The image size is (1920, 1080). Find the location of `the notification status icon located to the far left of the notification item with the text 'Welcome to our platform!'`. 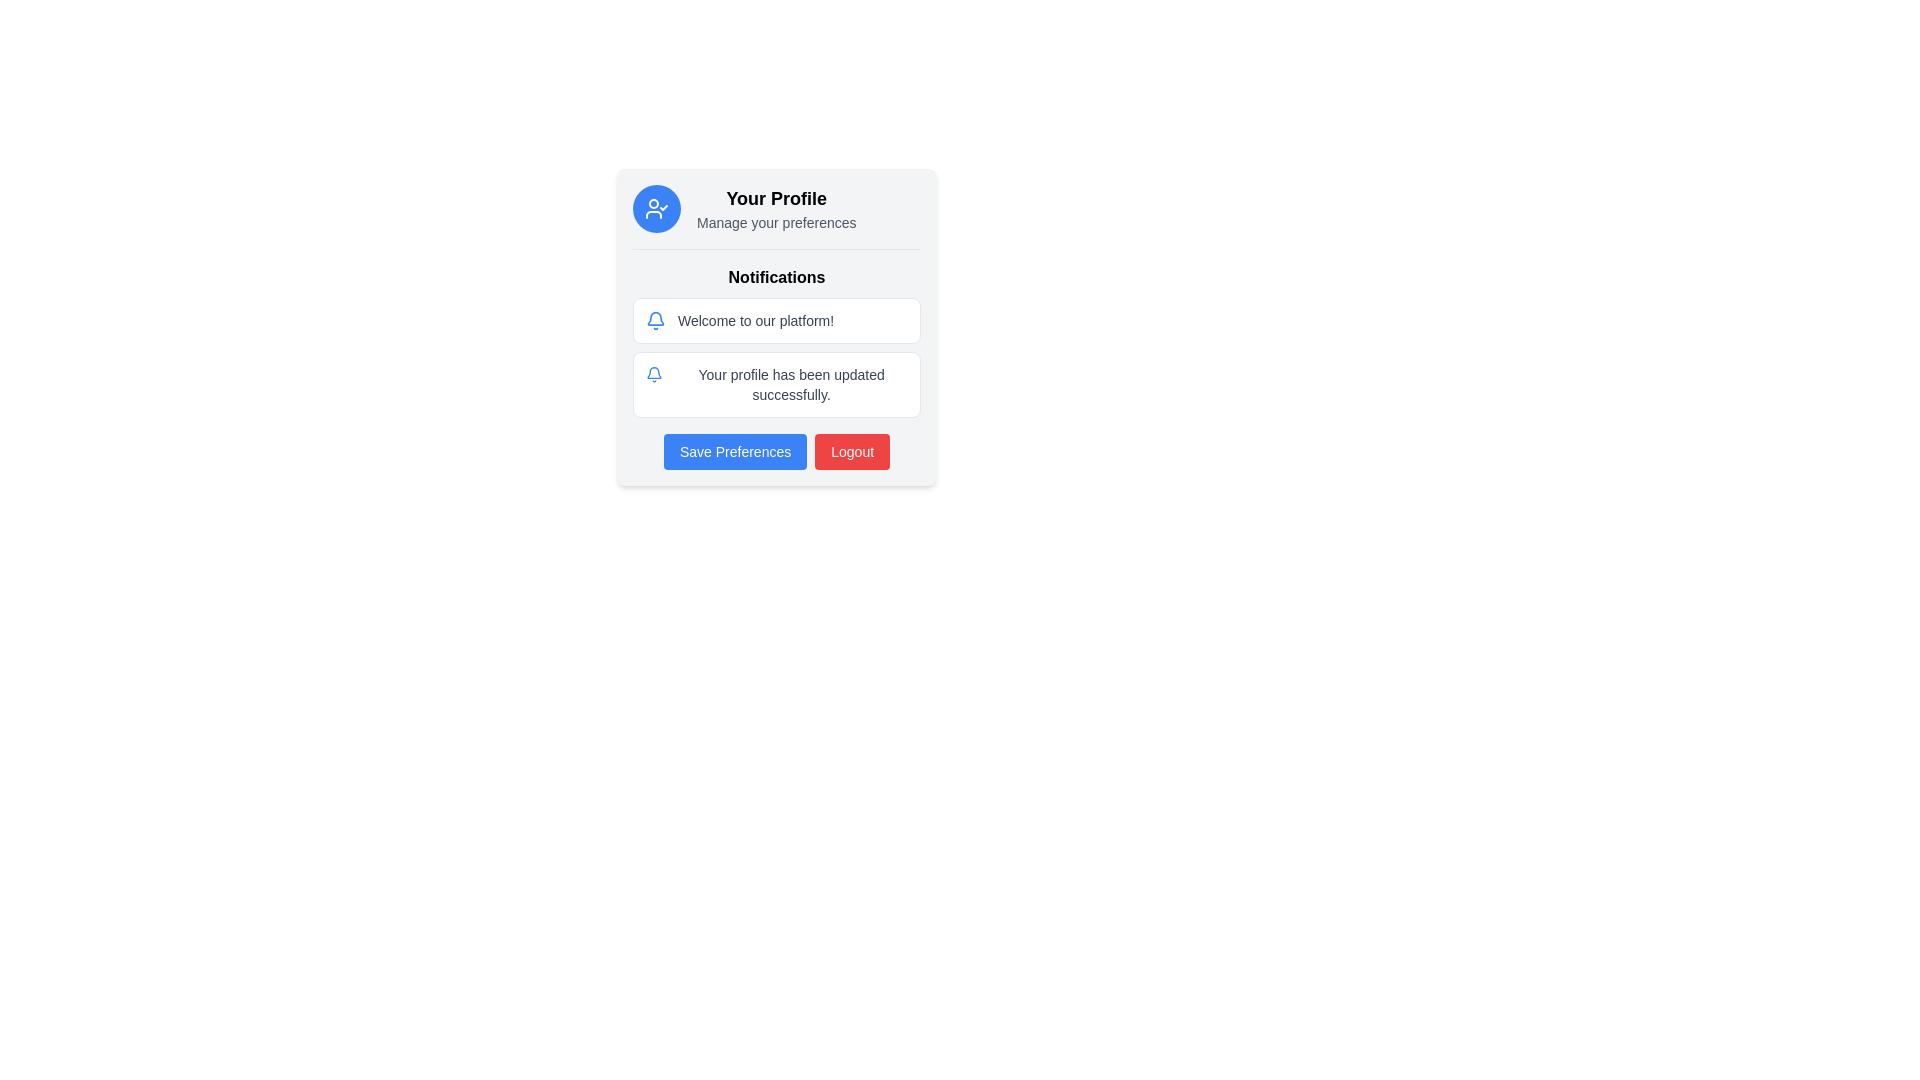

the notification status icon located to the far left of the notification item with the text 'Welcome to our platform!' is located at coordinates (656, 319).